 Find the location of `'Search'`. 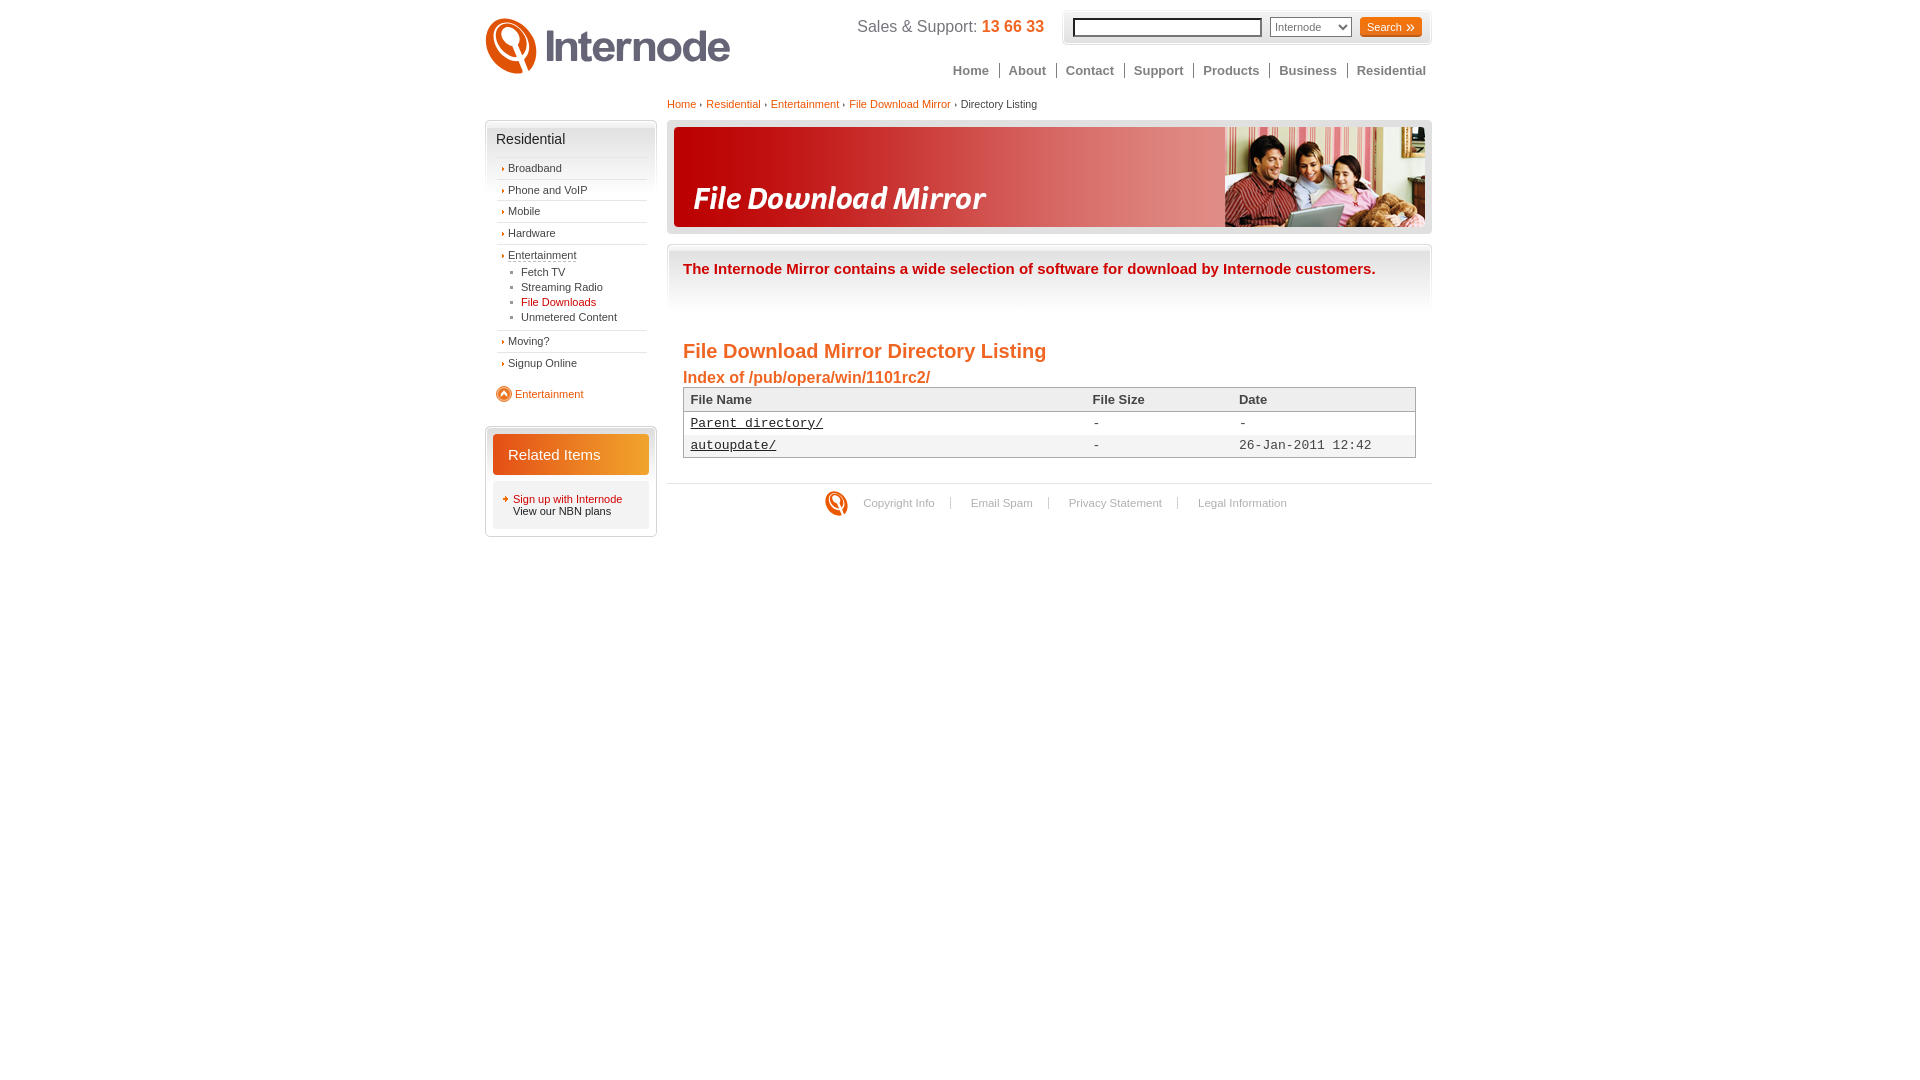

'Search' is located at coordinates (1390, 27).